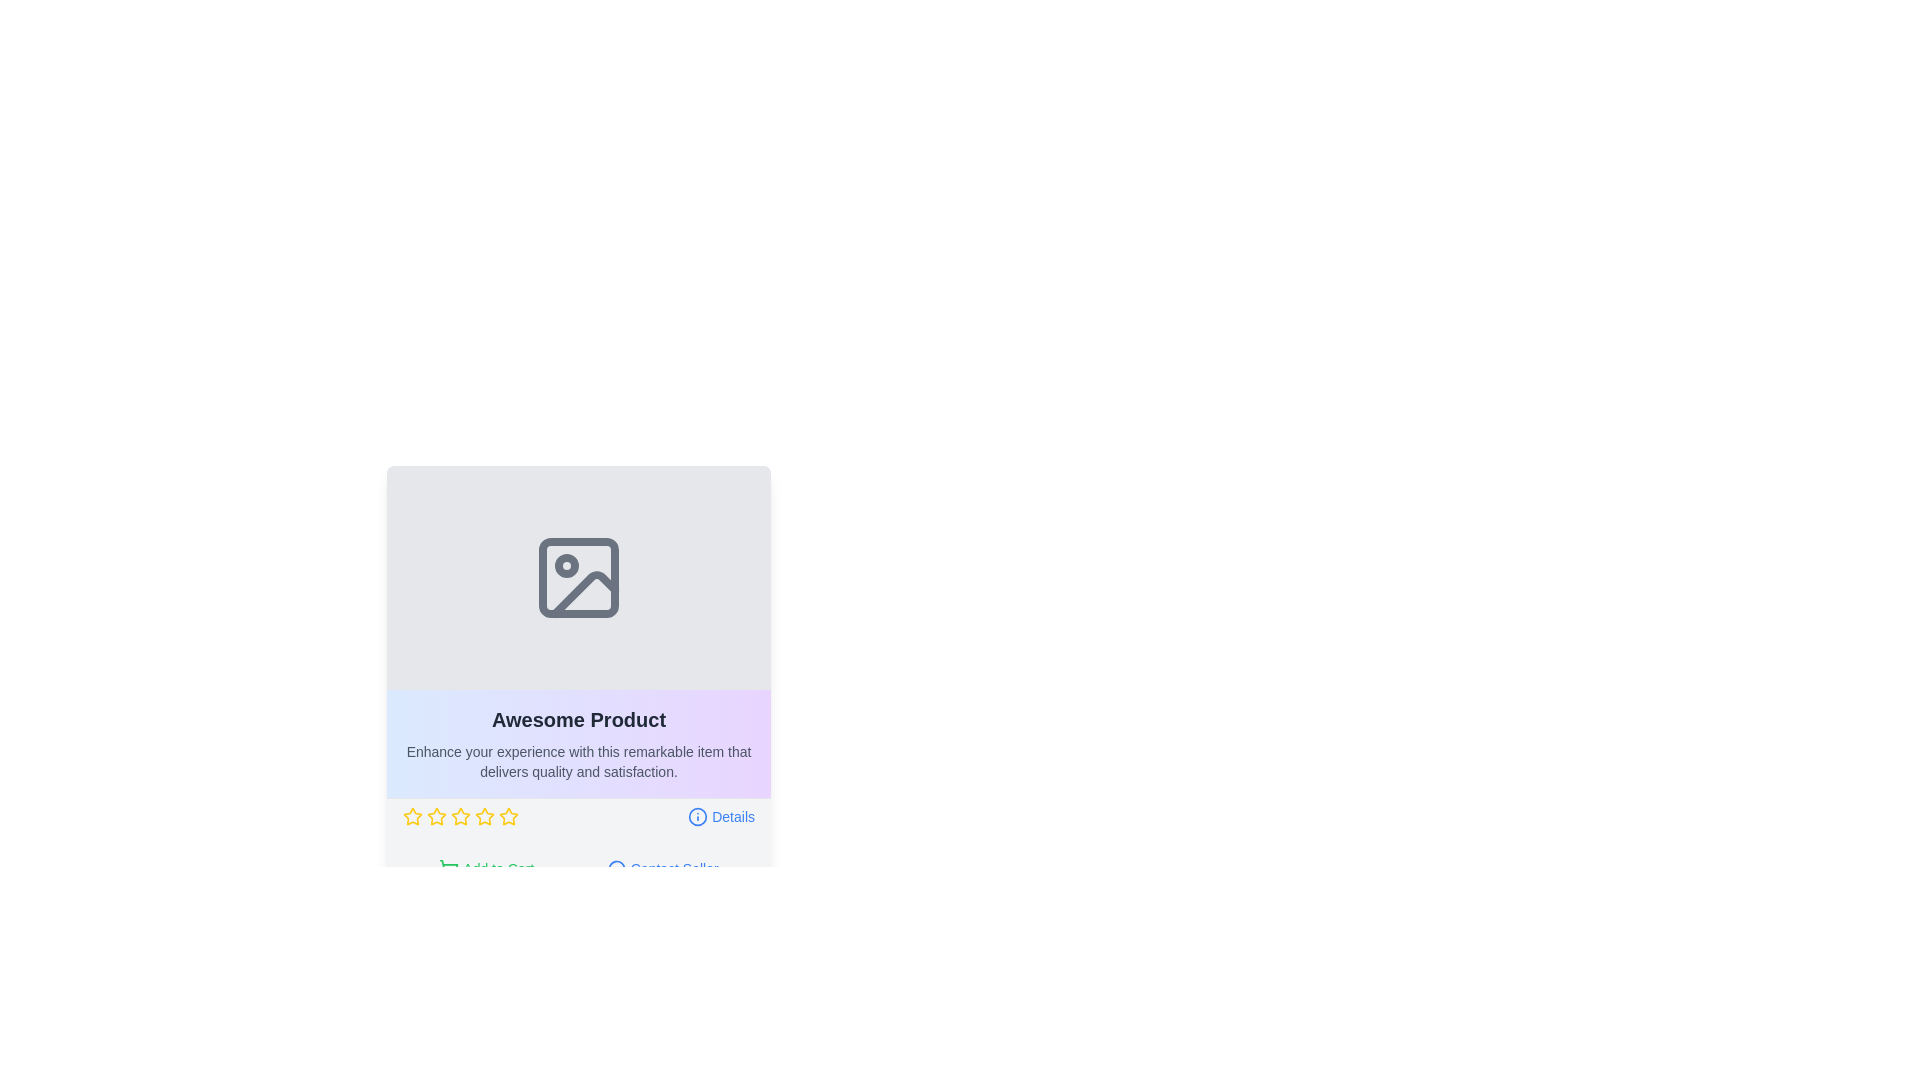 This screenshot has width=1920, height=1080. Describe the element at coordinates (615, 867) in the screenshot. I see `the SVG Icon that visually indicates the 'Contact Seller' functionality, located on the left side of the 'Contact Seller' button text` at that location.